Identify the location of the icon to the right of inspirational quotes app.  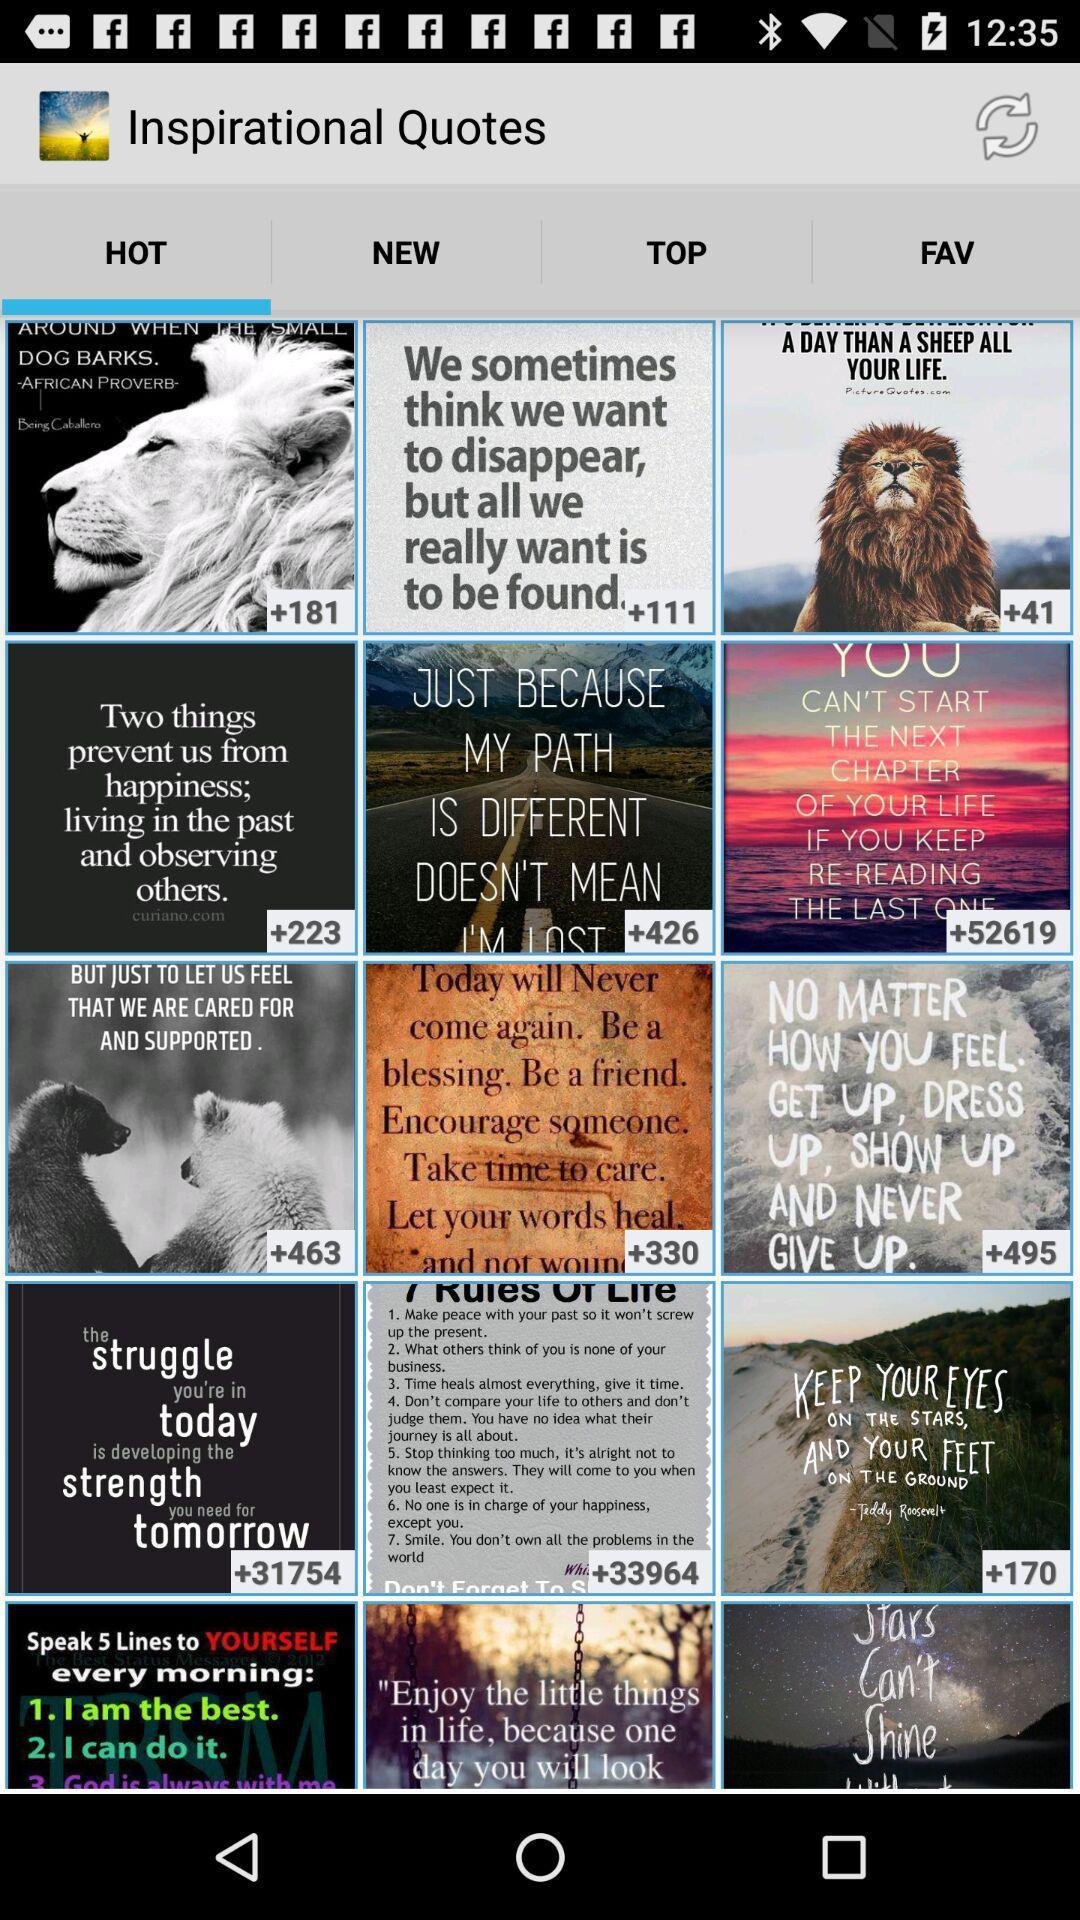
(1006, 124).